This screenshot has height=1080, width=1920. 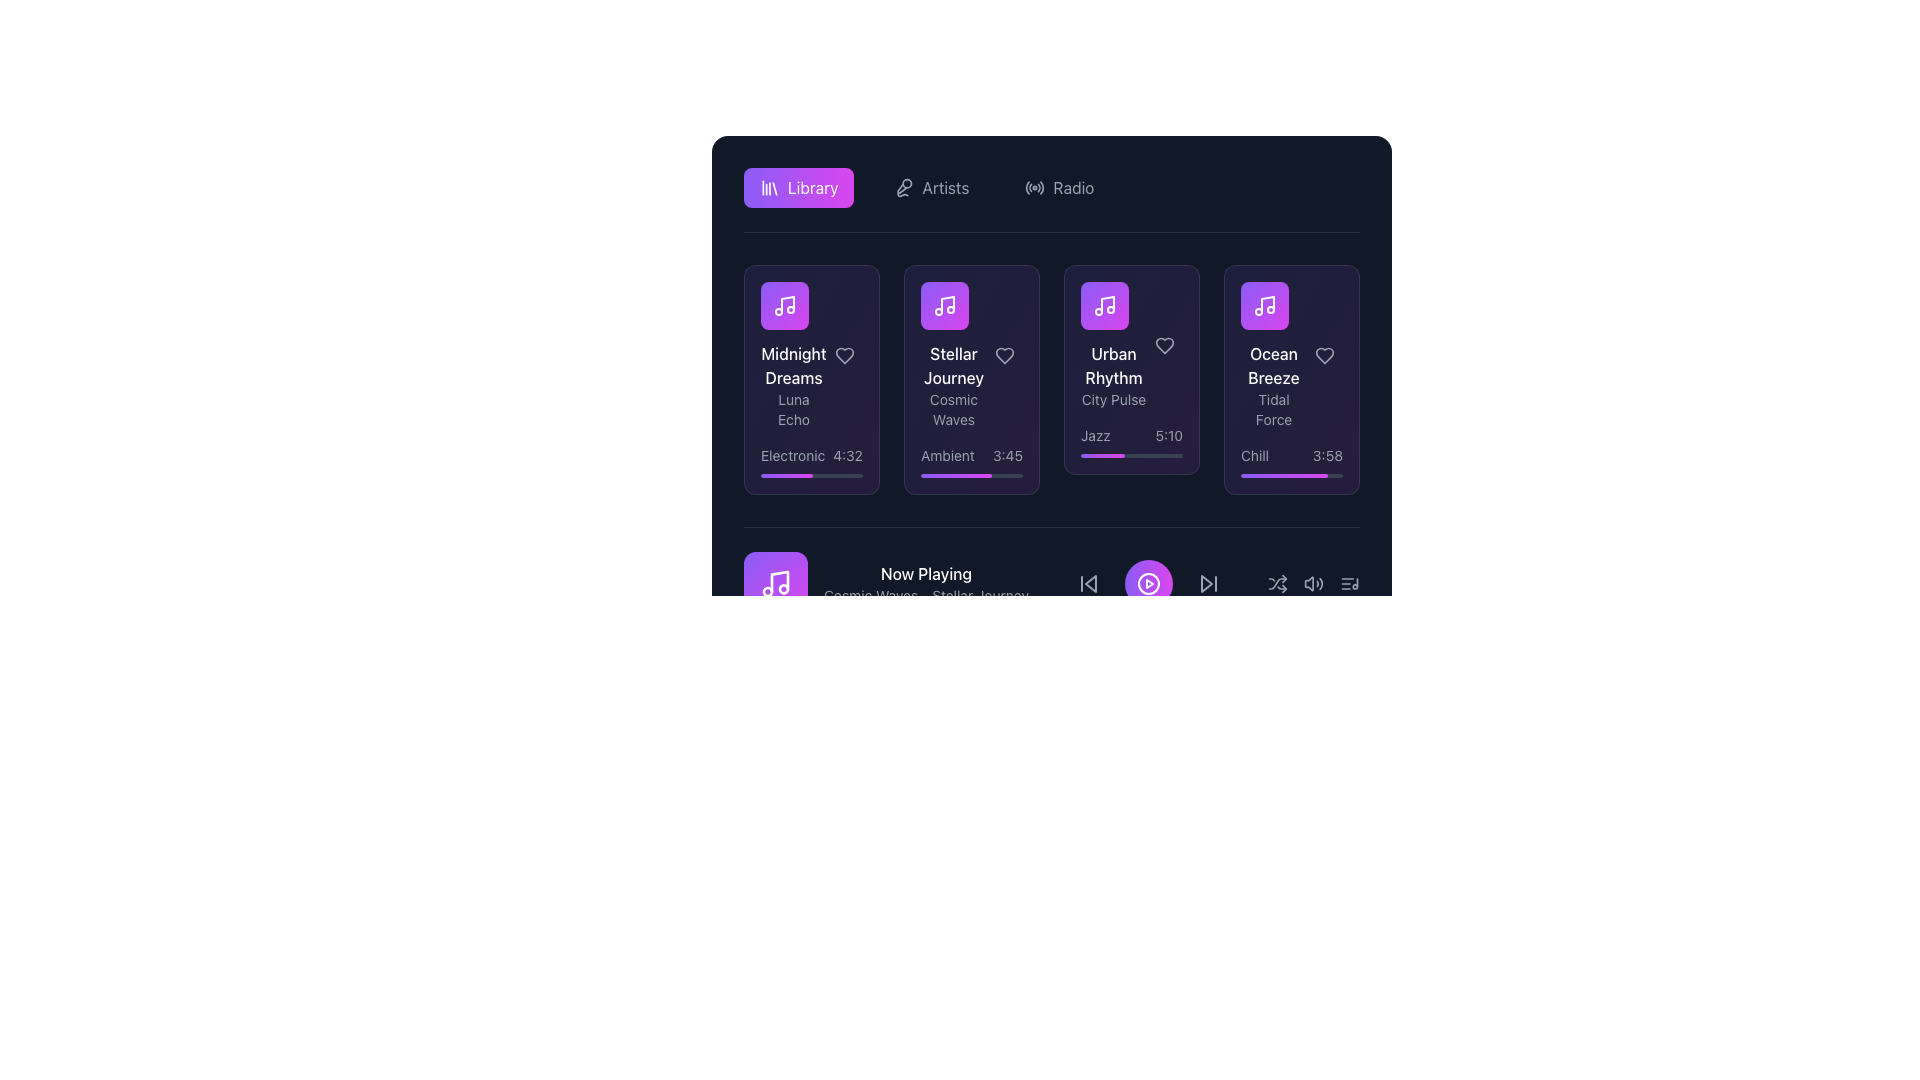 What do you see at coordinates (946, 455) in the screenshot?
I see `genre information text 'Ambient' located in the second card, positioned to the left of the time-duration '3:45'` at bounding box center [946, 455].